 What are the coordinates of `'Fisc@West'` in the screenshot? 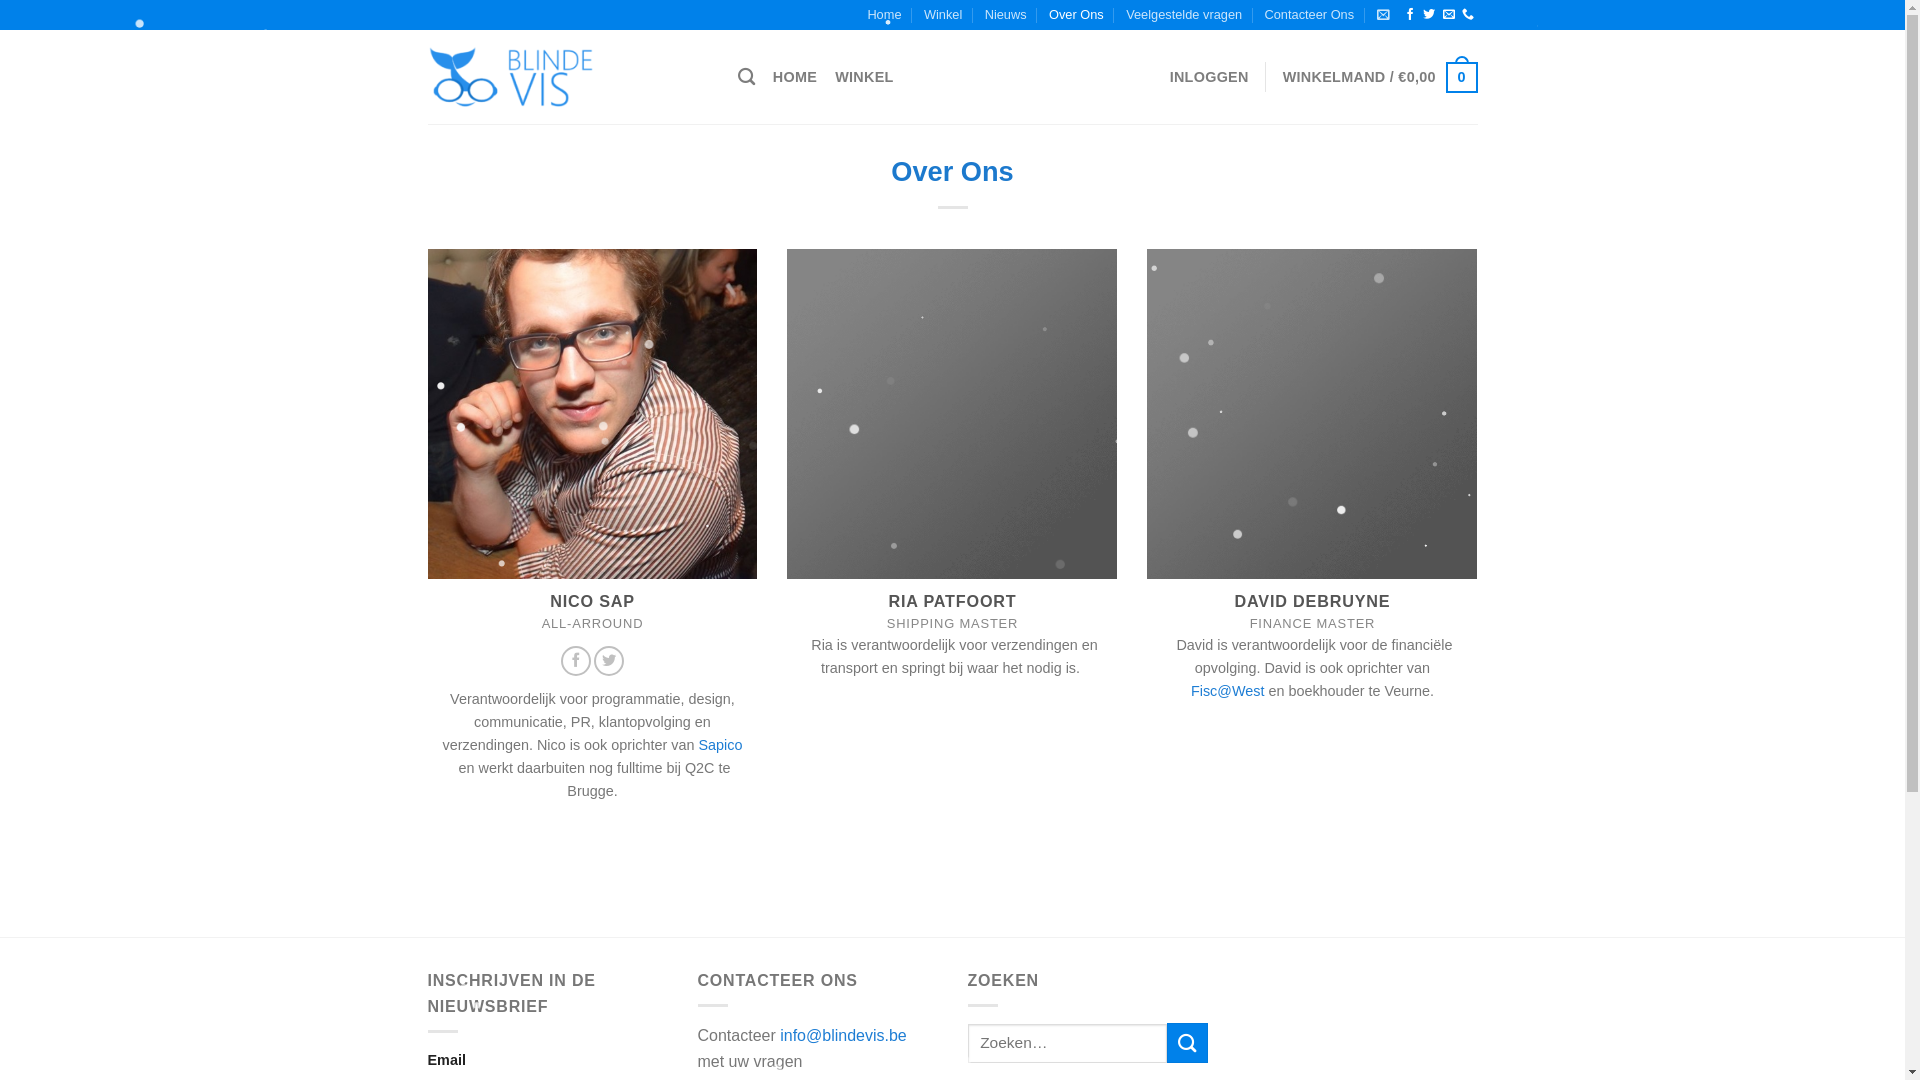 It's located at (1190, 690).